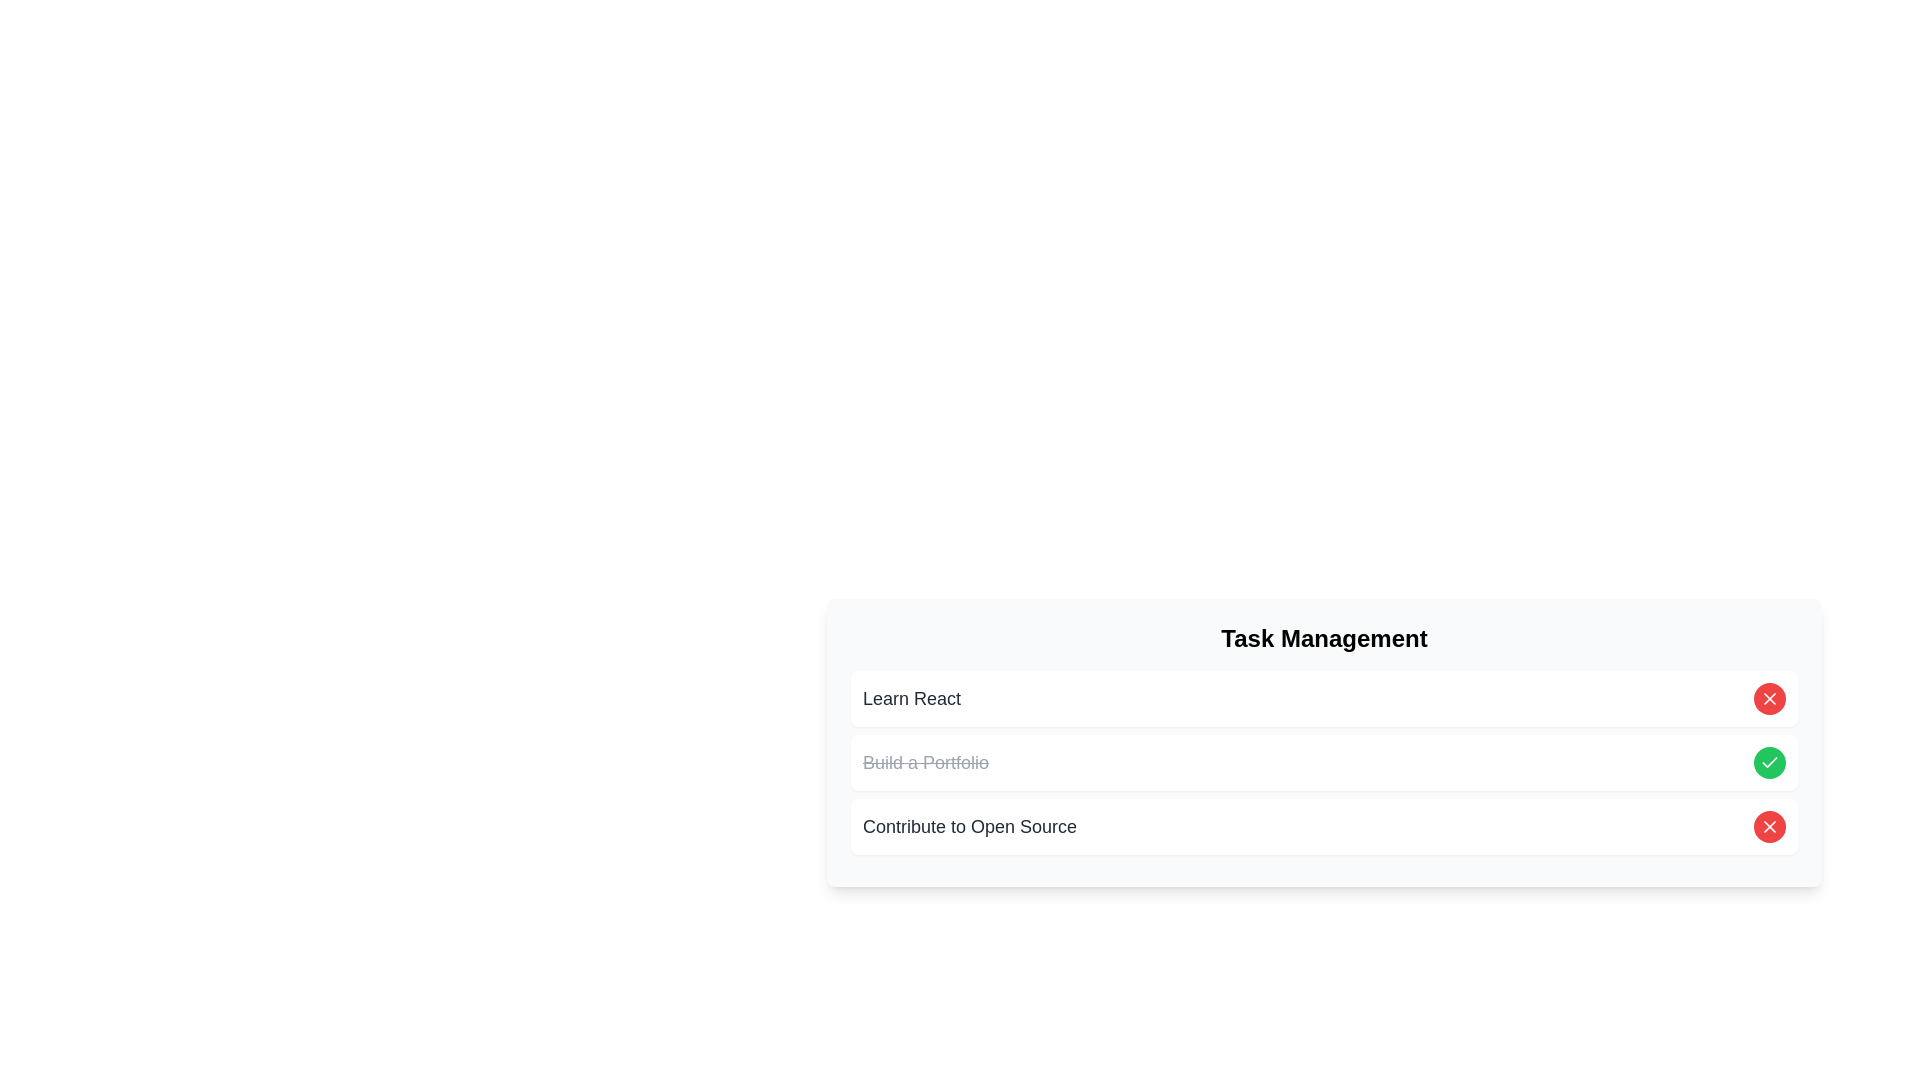 The width and height of the screenshot is (1920, 1080). Describe the element at coordinates (1770, 763) in the screenshot. I see `the green circular button with a white check icon to mark the task labeled 'Build a Portfolio' as complete` at that location.